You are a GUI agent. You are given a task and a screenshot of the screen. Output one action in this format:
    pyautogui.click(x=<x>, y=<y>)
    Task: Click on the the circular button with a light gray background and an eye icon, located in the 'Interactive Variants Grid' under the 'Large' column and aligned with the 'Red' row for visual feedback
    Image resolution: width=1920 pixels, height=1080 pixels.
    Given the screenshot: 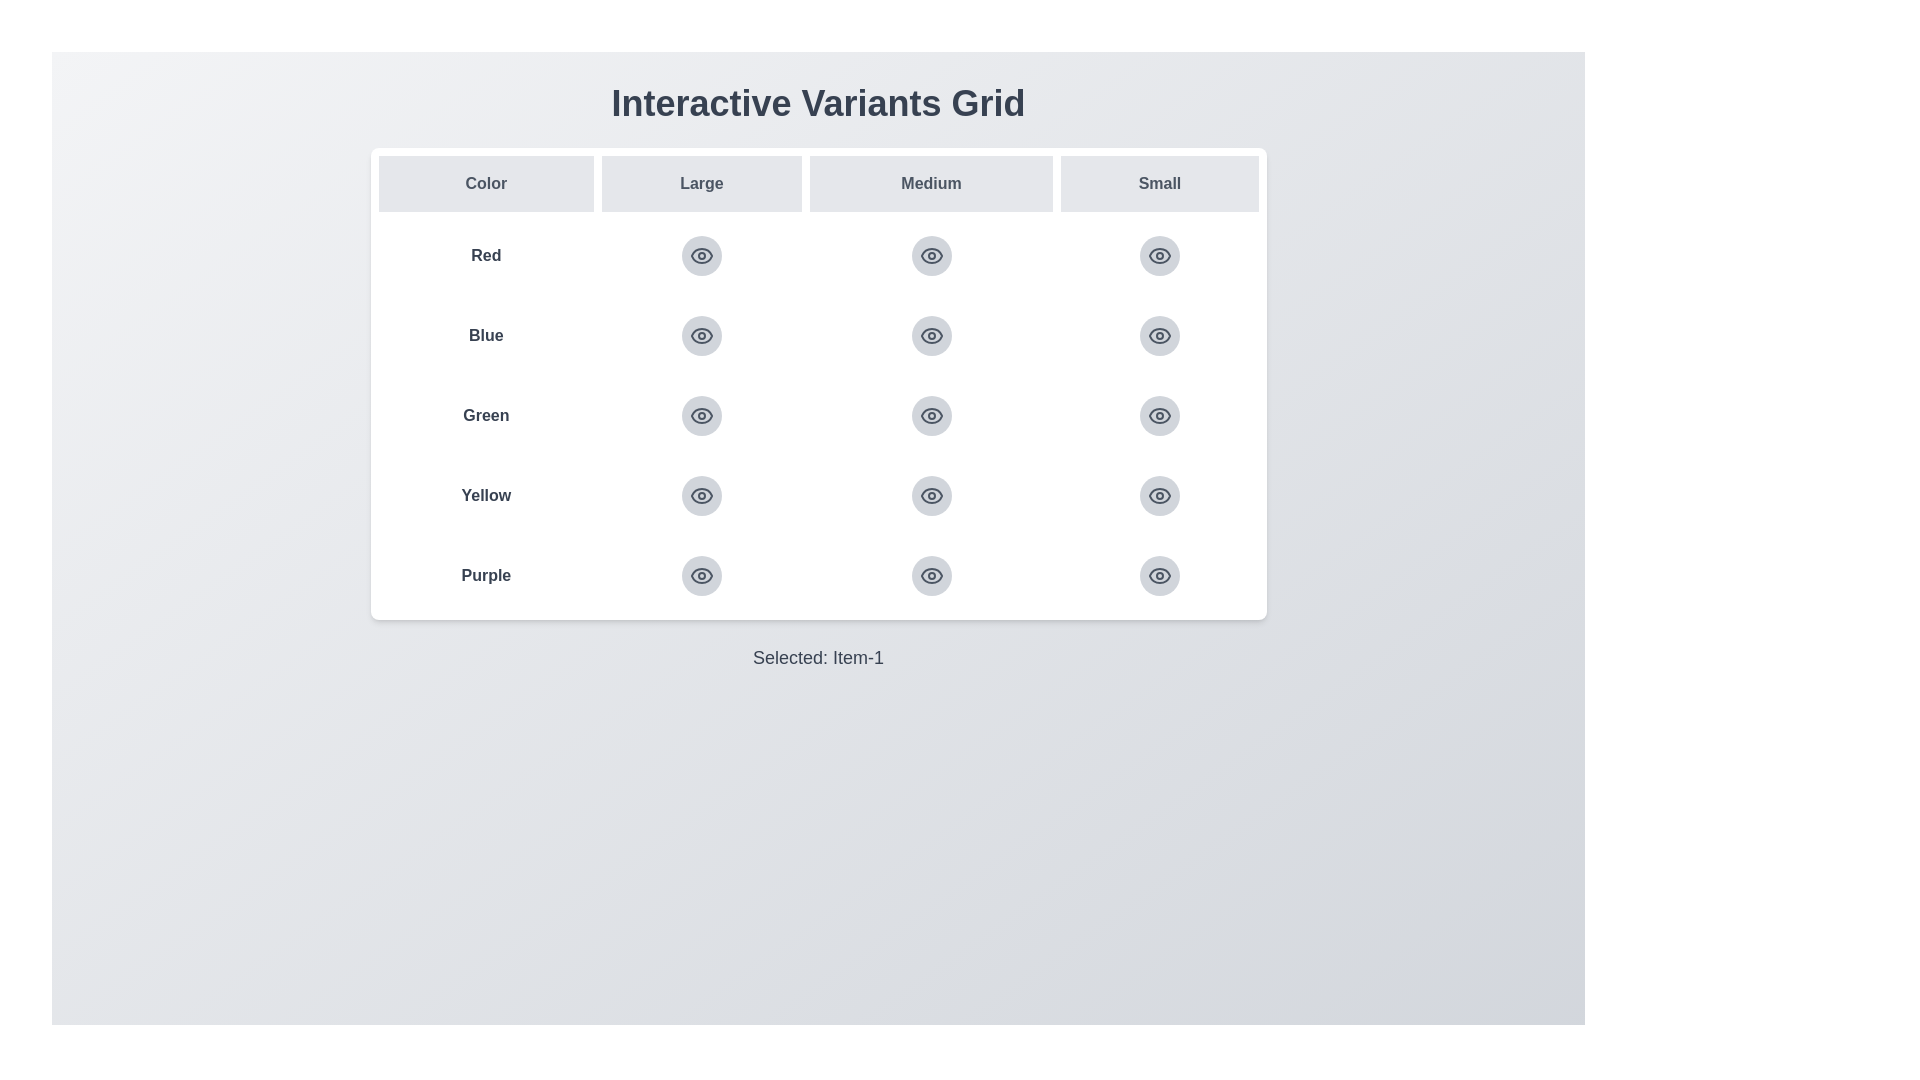 What is the action you would take?
    pyautogui.click(x=701, y=254)
    